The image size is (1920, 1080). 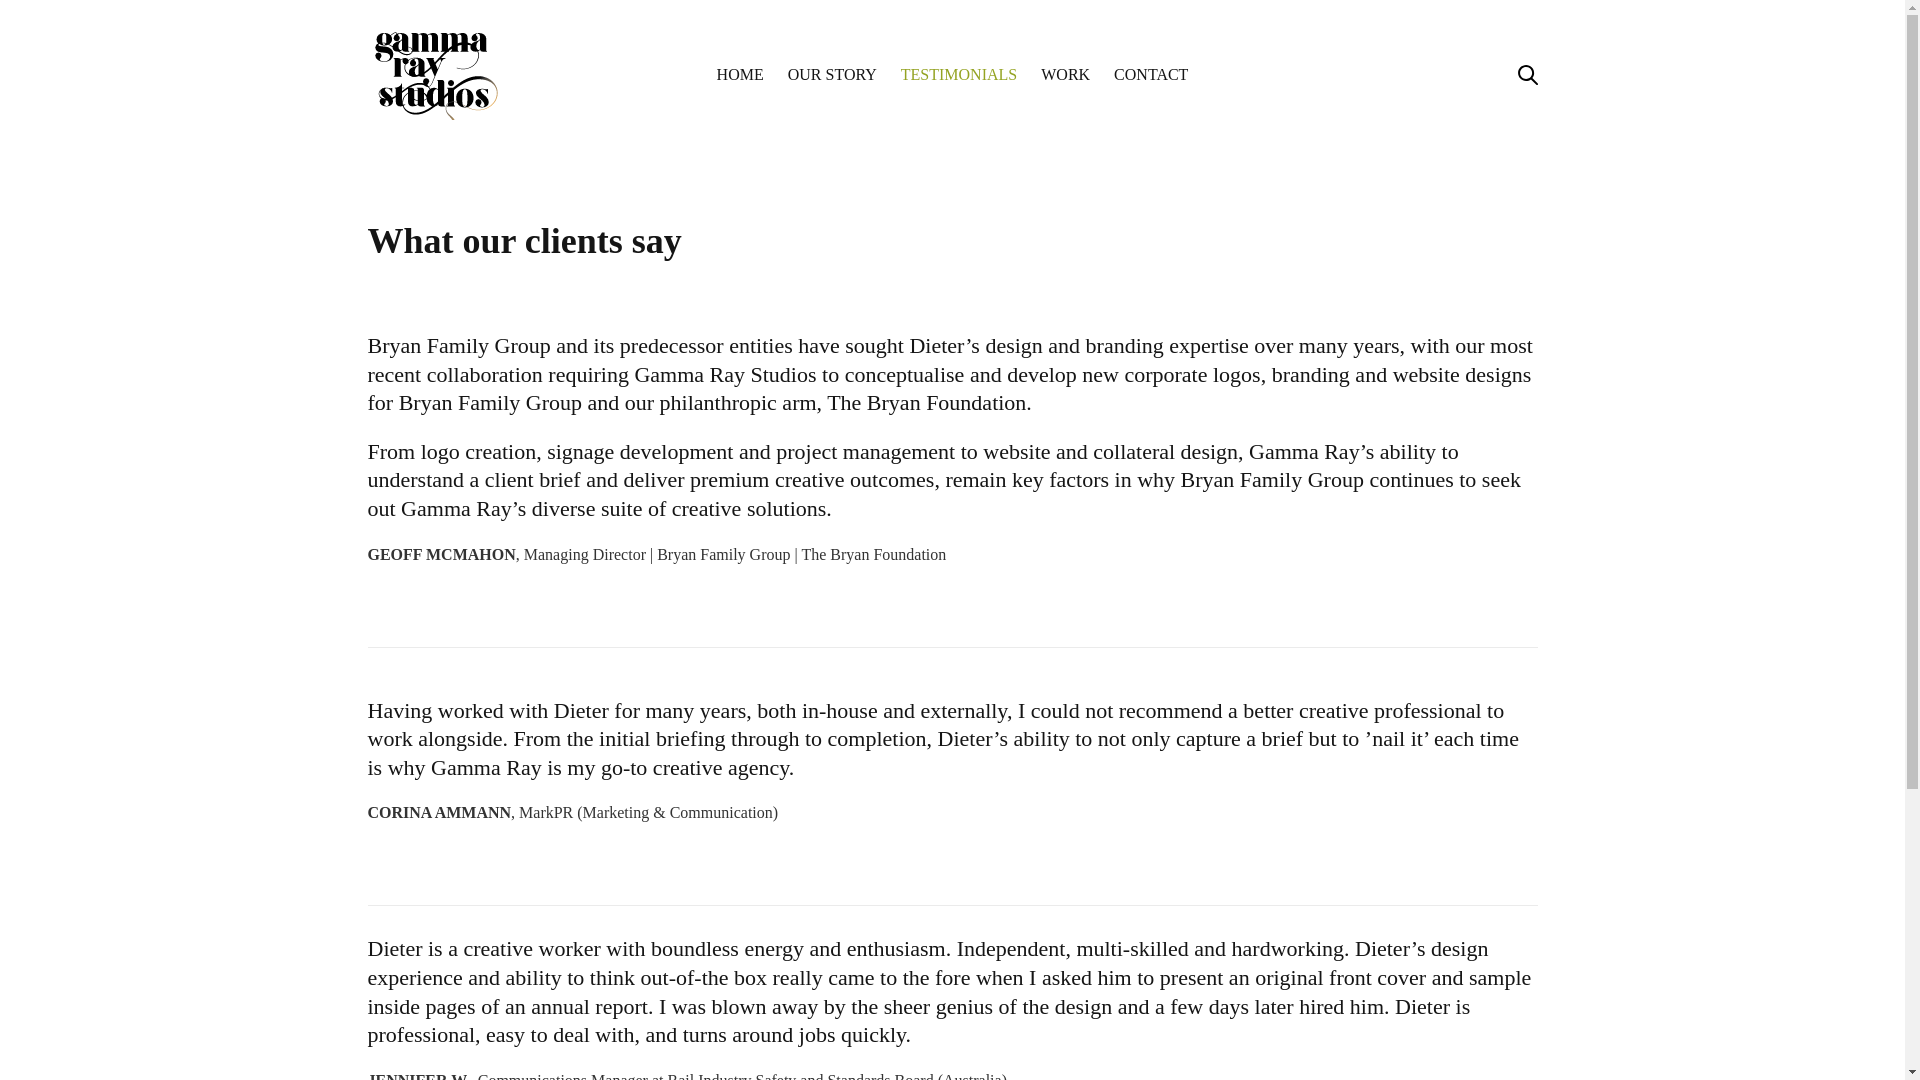 What do you see at coordinates (832, 73) in the screenshot?
I see `'OUR STORY'` at bounding box center [832, 73].